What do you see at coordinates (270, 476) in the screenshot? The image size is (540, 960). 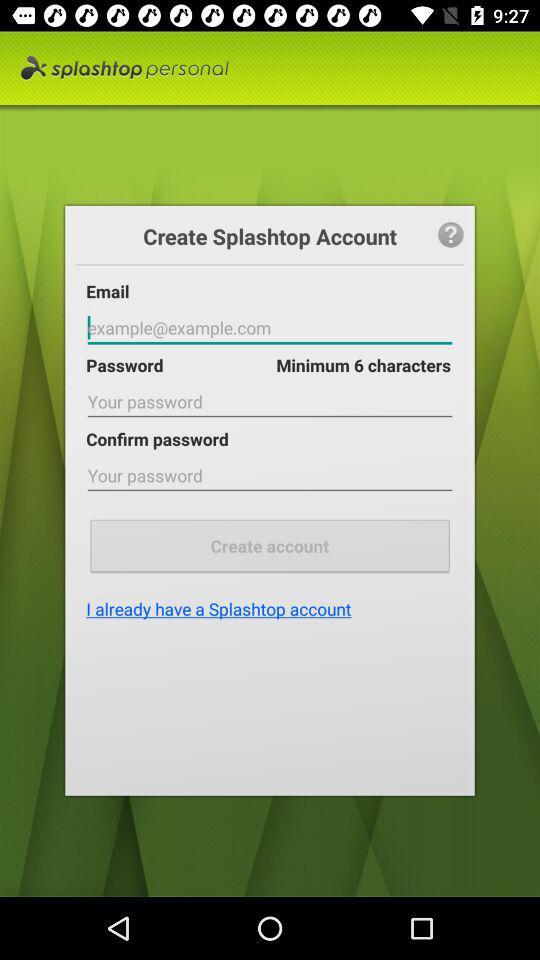 I see `password confirmation` at bounding box center [270, 476].